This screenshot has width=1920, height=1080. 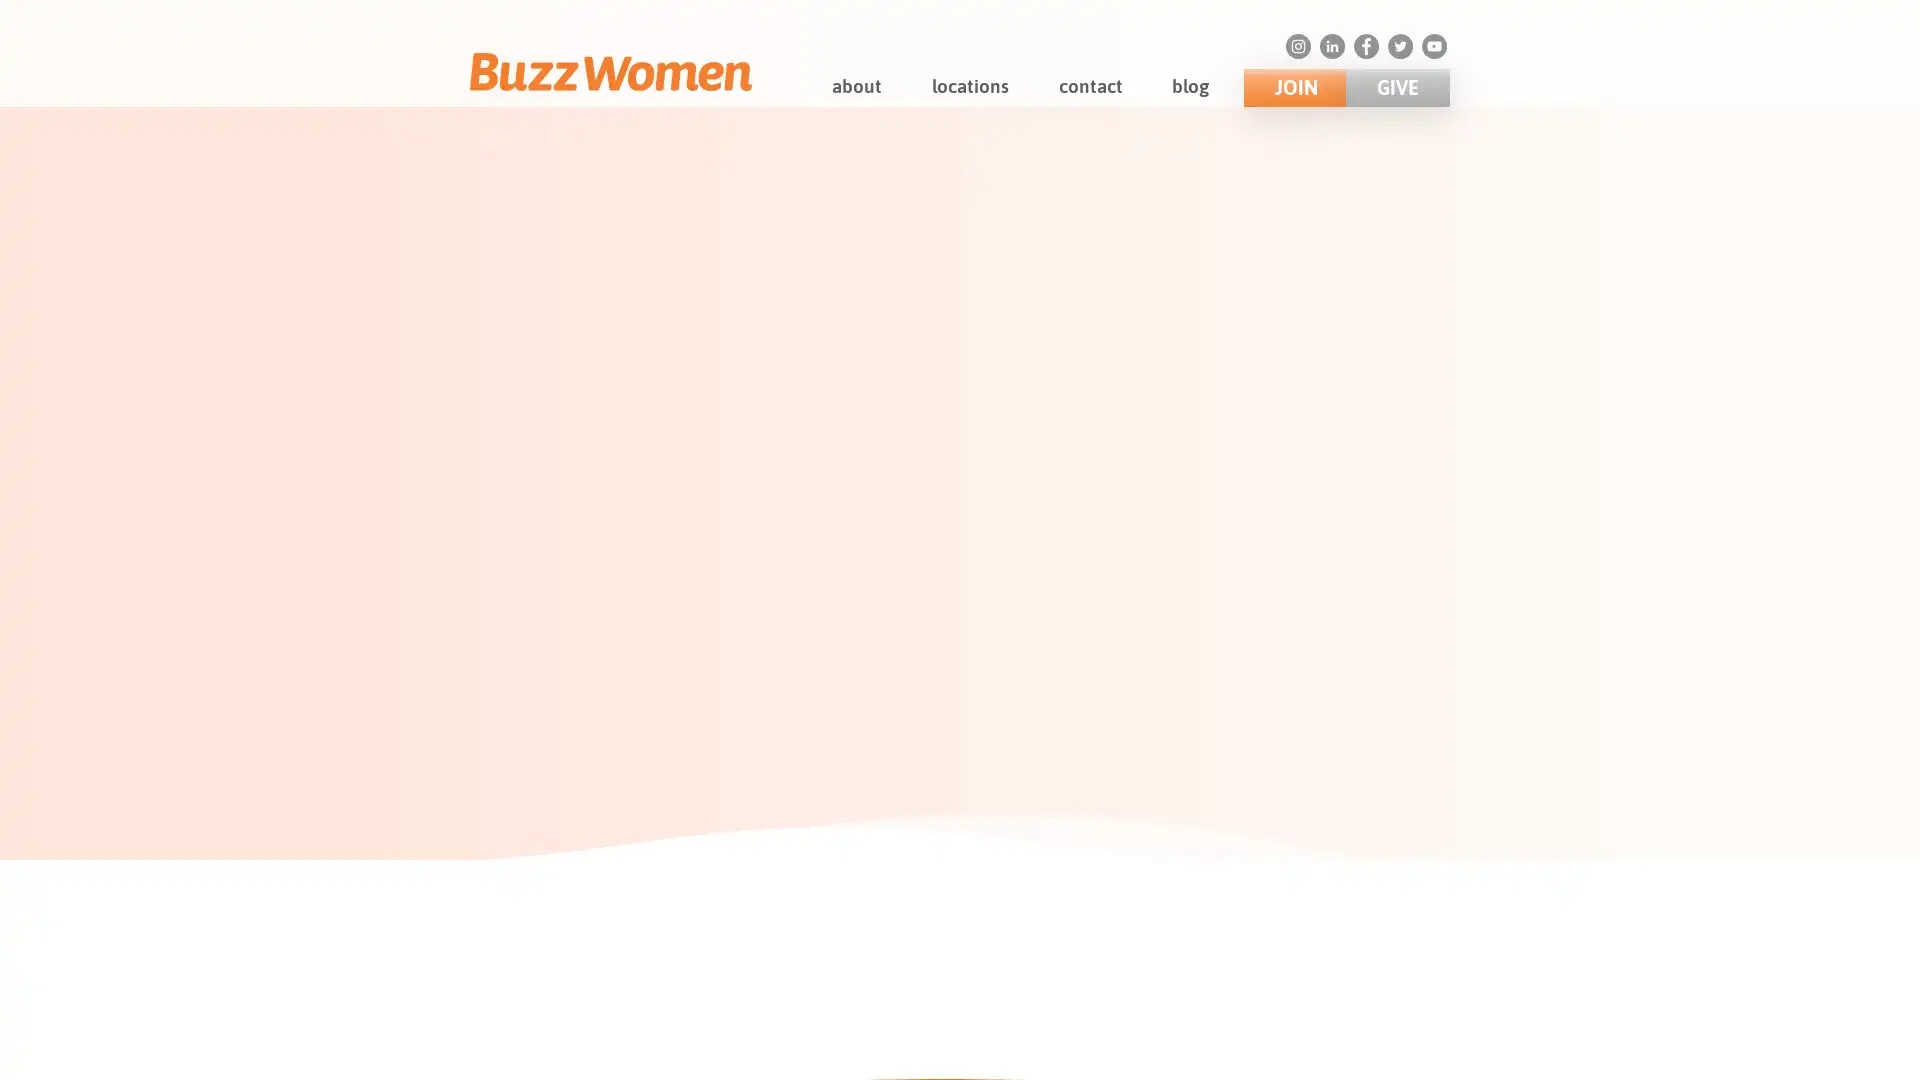 What do you see at coordinates (1895, 1047) in the screenshot?
I see `Close` at bounding box center [1895, 1047].